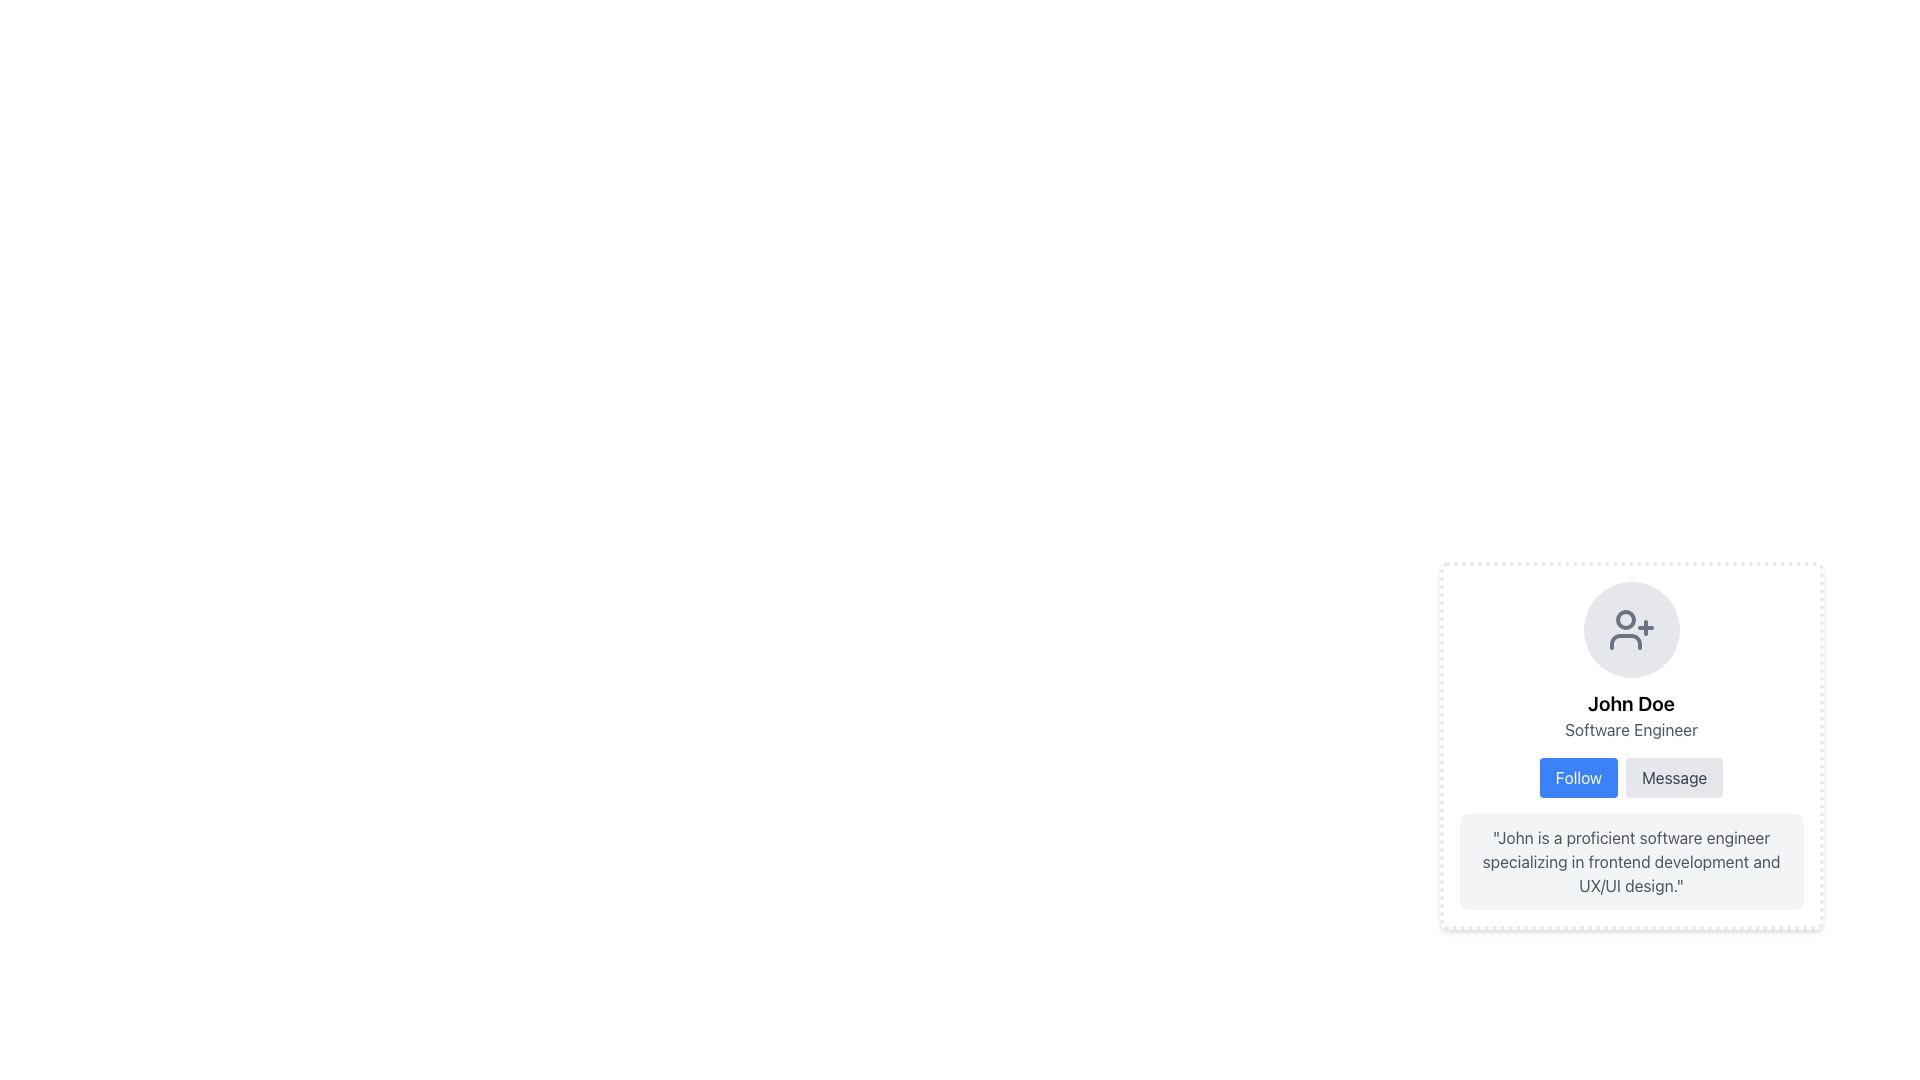 The image size is (1920, 1080). What do you see at coordinates (1631, 703) in the screenshot?
I see `the text label displaying 'John Doe', which is a prominent heading in the profile card layout, located below an icon and above the text 'Software Engineer'` at bounding box center [1631, 703].